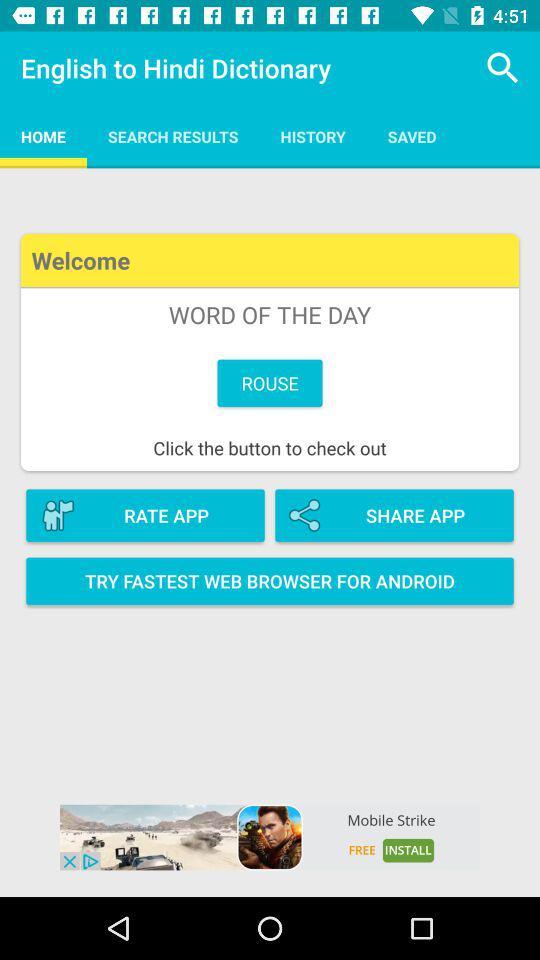 The width and height of the screenshot is (540, 960). I want to click on opens the advertisement, so click(270, 837).